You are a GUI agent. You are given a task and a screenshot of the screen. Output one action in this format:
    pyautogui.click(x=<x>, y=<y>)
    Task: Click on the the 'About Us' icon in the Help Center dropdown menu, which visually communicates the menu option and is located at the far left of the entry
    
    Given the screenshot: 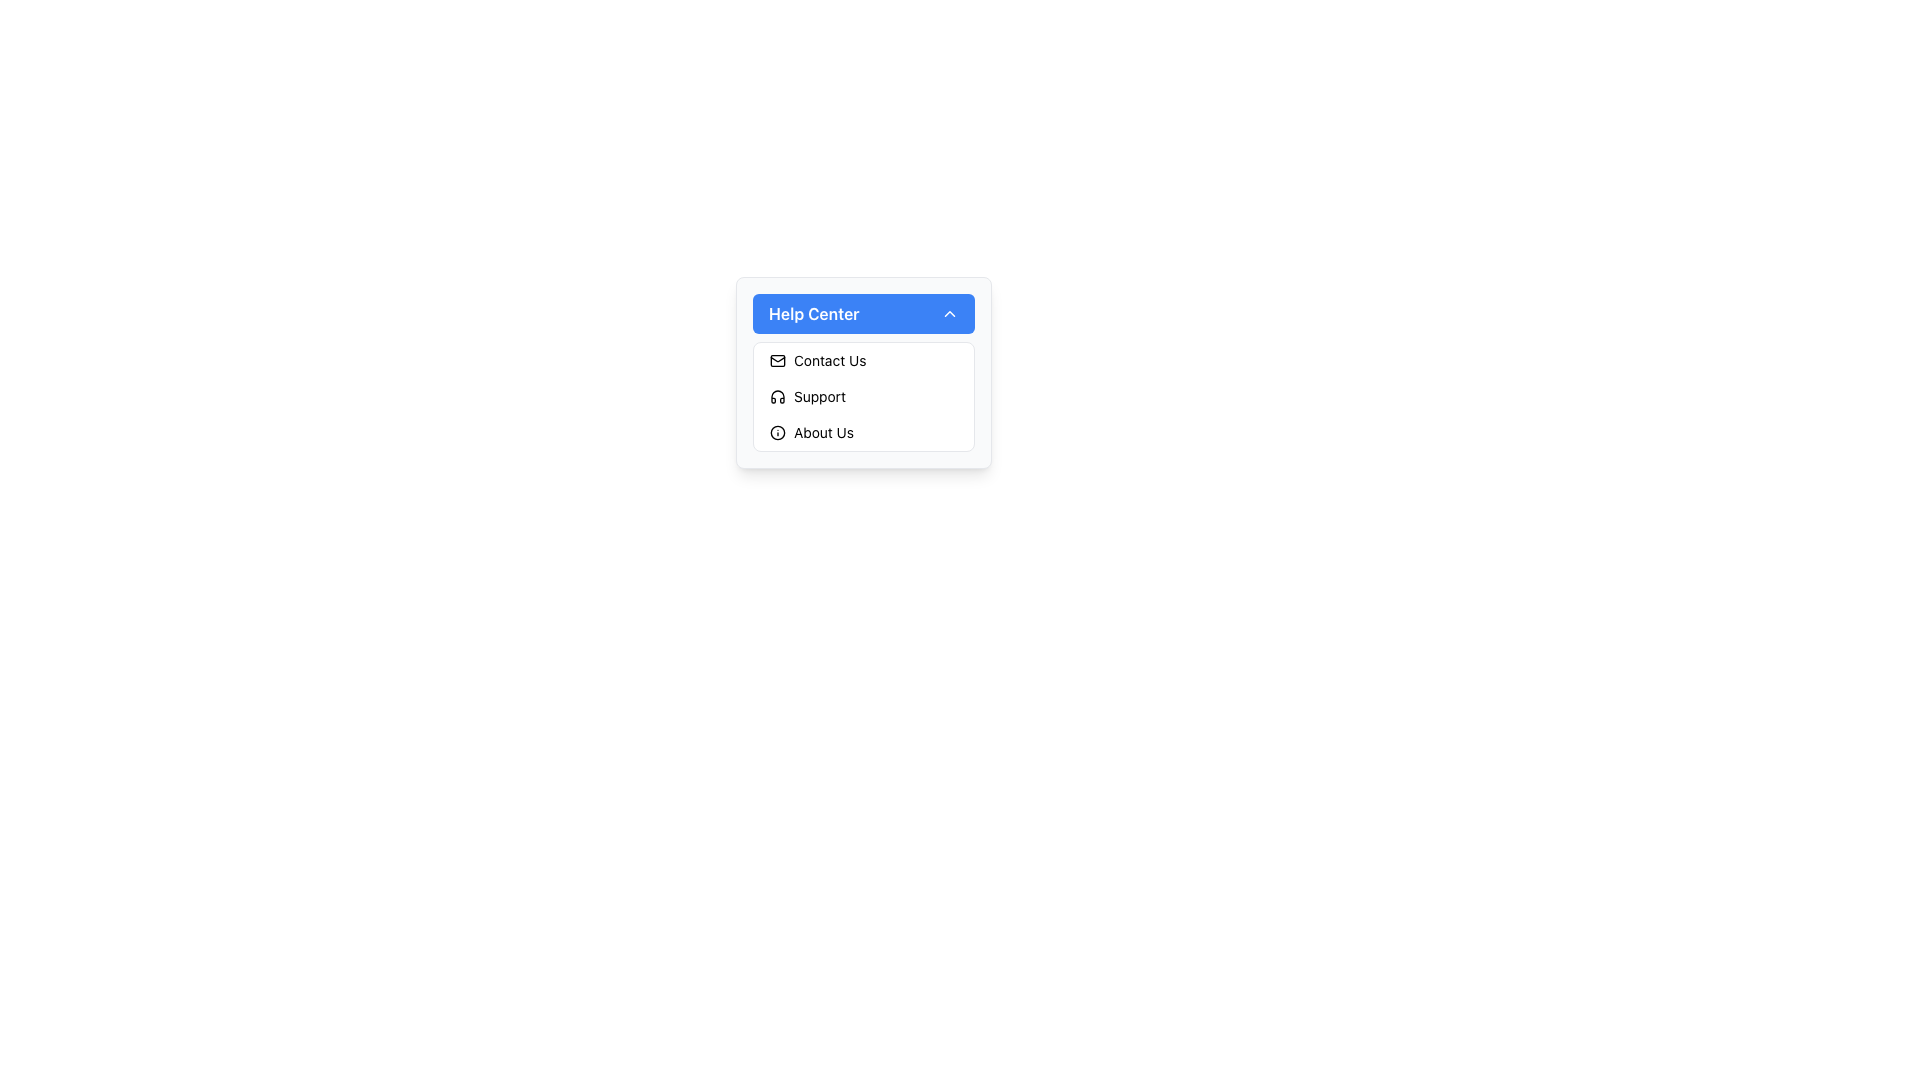 What is the action you would take?
    pyautogui.click(x=776, y=431)
    